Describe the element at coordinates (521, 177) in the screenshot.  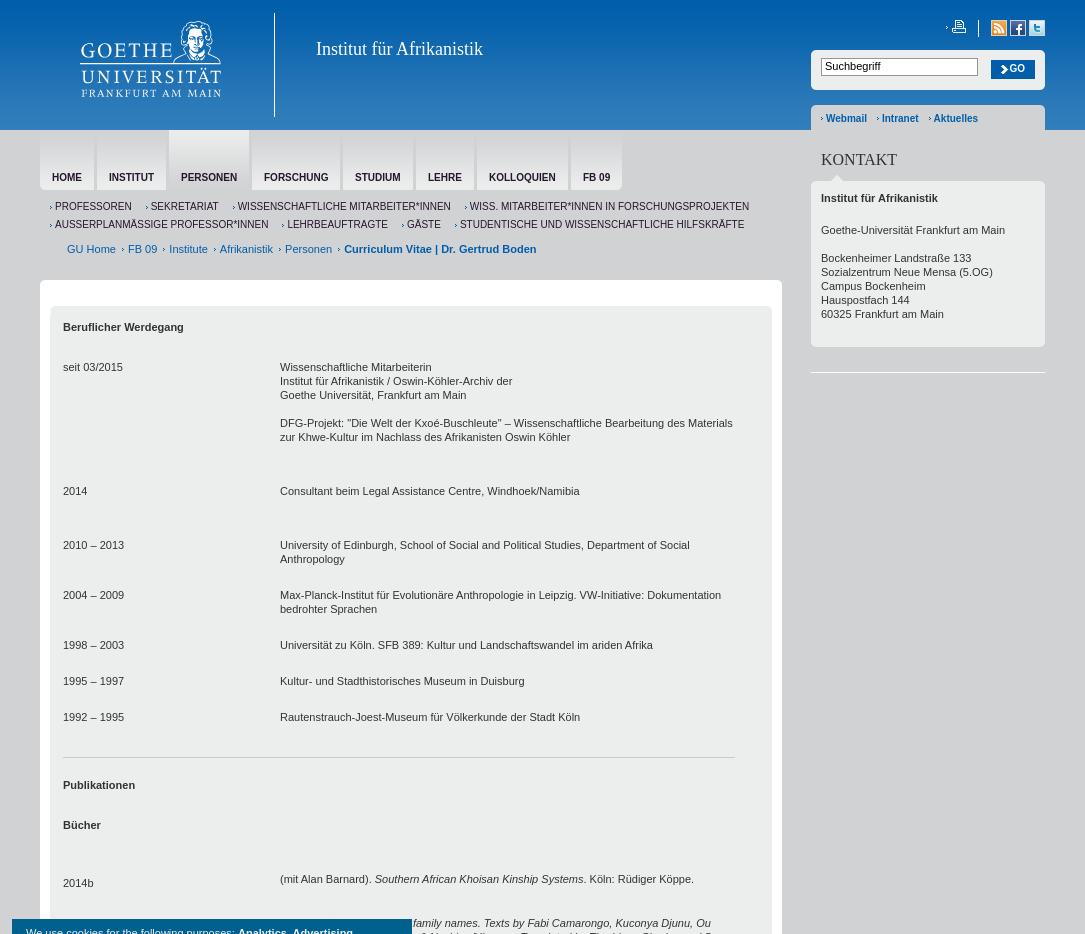
I see `'Kolloquien'` at that location.